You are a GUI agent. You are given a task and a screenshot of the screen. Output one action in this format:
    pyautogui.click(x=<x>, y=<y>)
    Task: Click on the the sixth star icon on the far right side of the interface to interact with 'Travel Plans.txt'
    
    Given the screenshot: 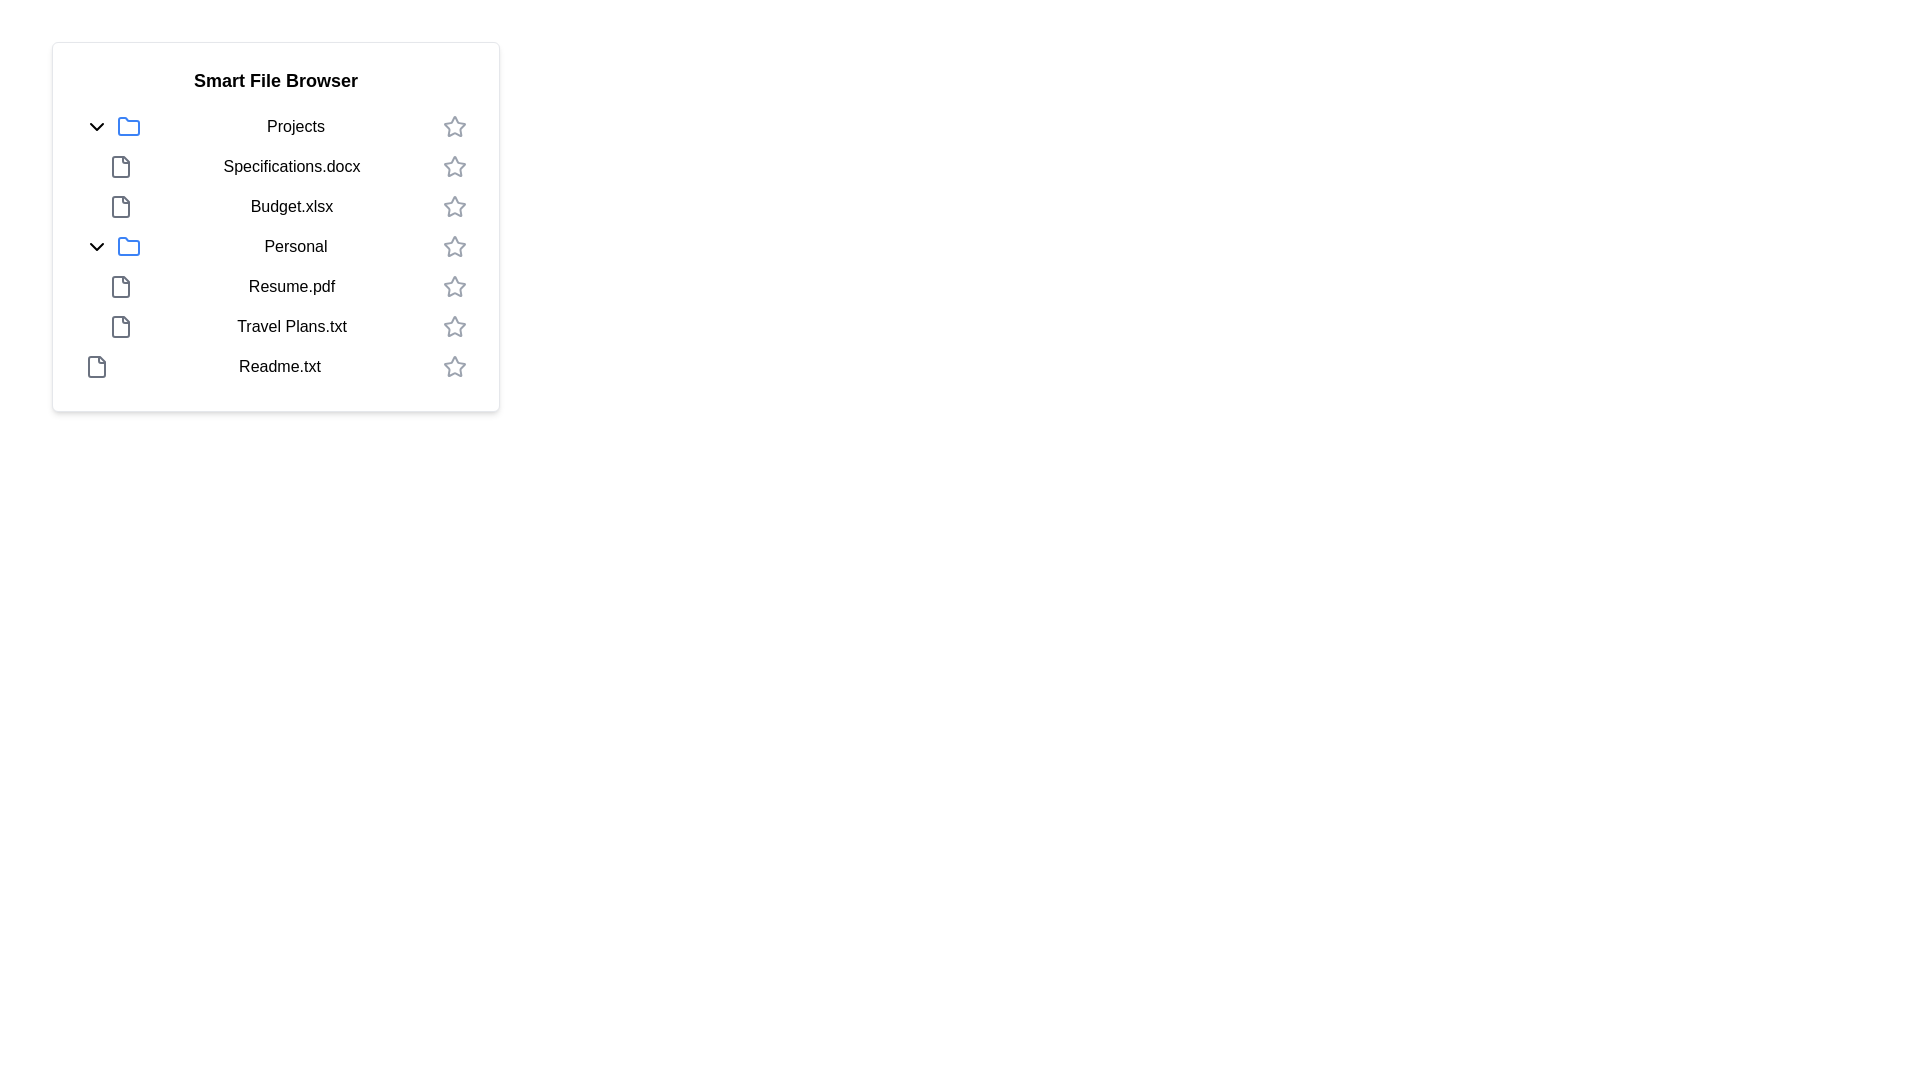 What is the action you would take?
    pyautogui.click(x=454, y=325)
    